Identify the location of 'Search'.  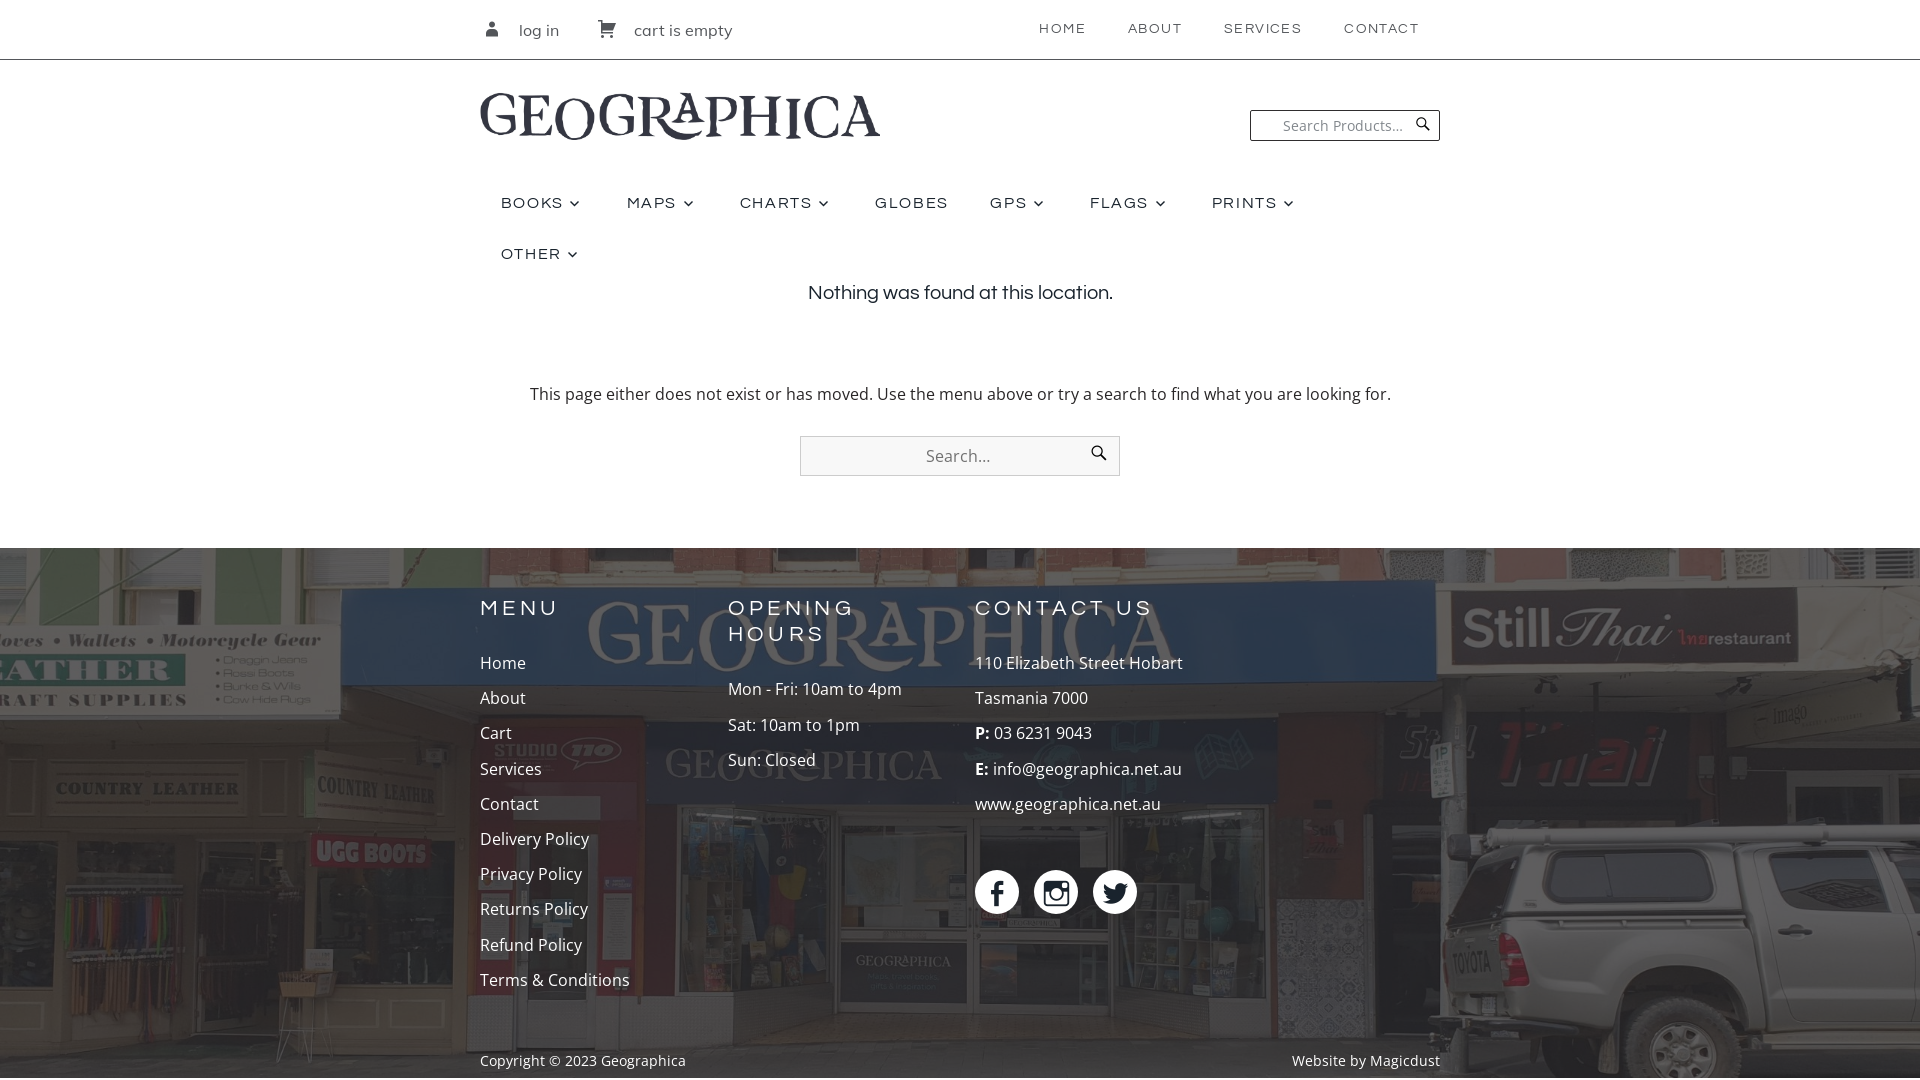
(1421, 125).